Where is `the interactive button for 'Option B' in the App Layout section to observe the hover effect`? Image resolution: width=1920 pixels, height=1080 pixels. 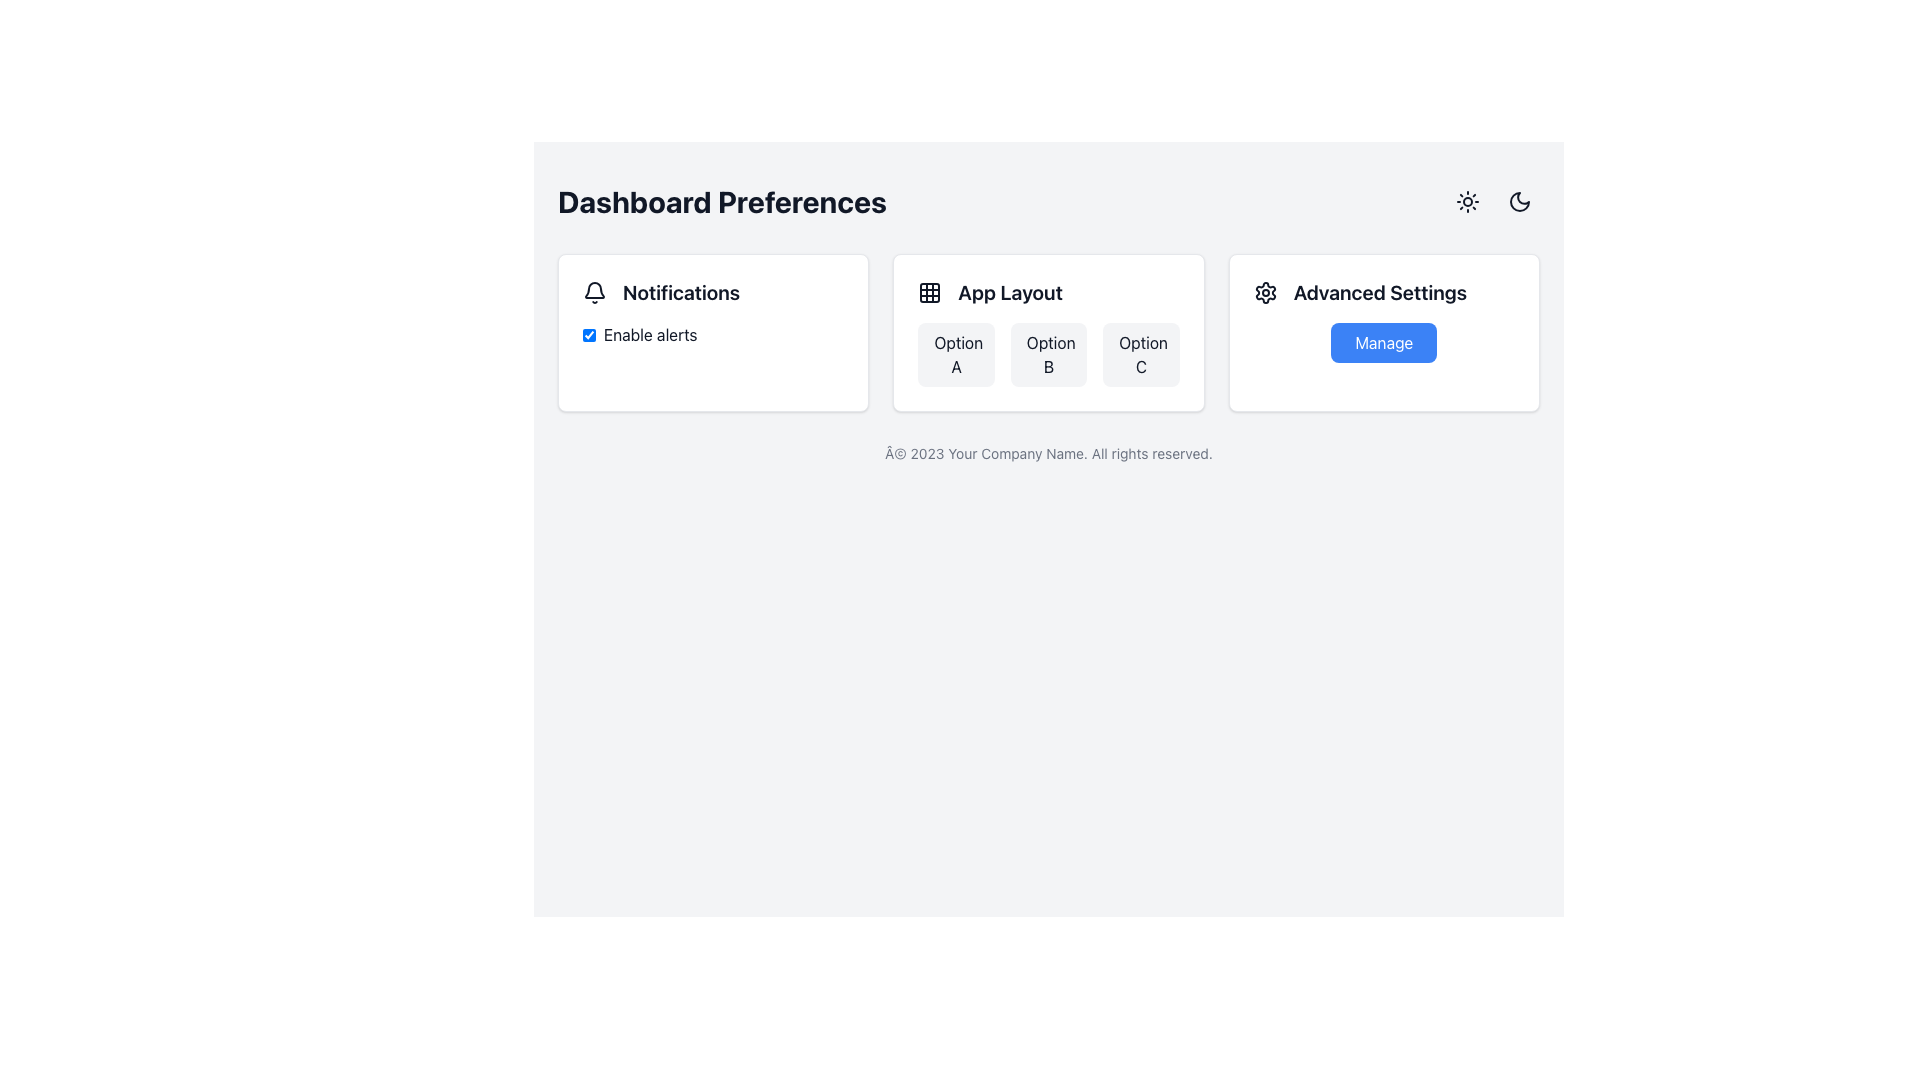
the interactive button for 'Option B' in the App Layout section to observe the hover effect is located at coordinates (1047, 353).